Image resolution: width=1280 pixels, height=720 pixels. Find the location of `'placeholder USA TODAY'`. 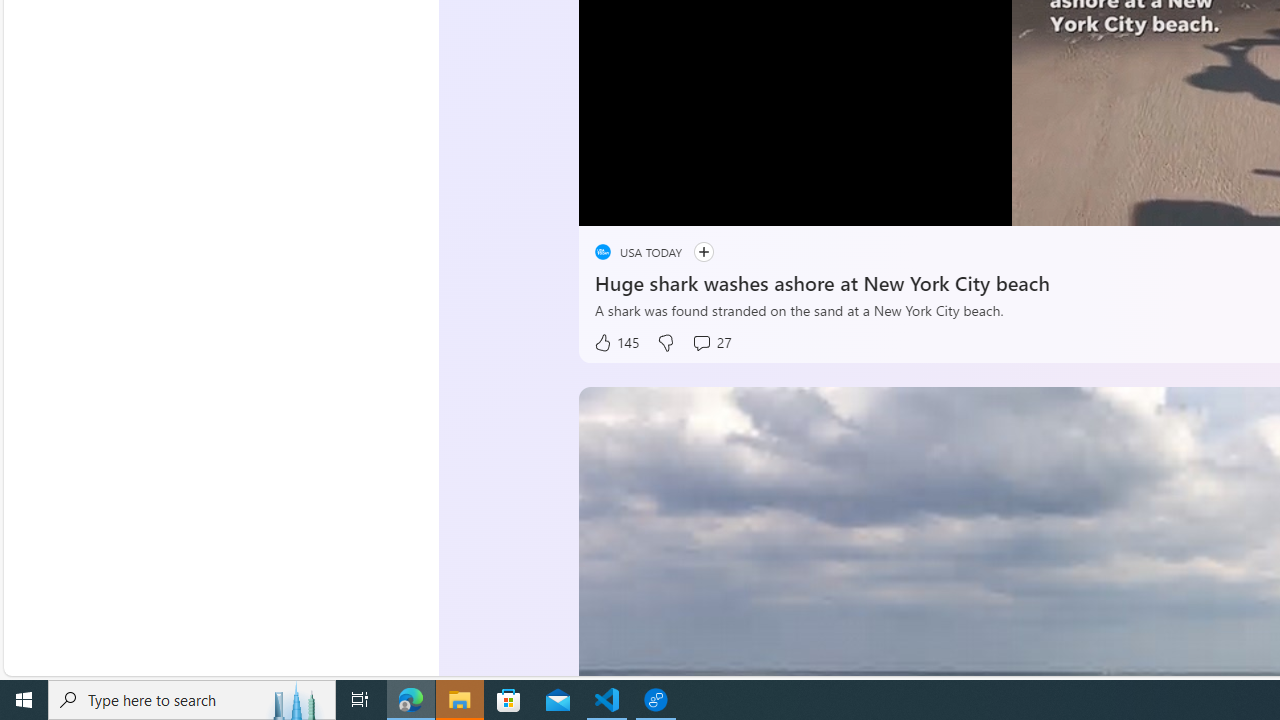

'placeholder USA TODAY' is located at coordinates (637, 251).